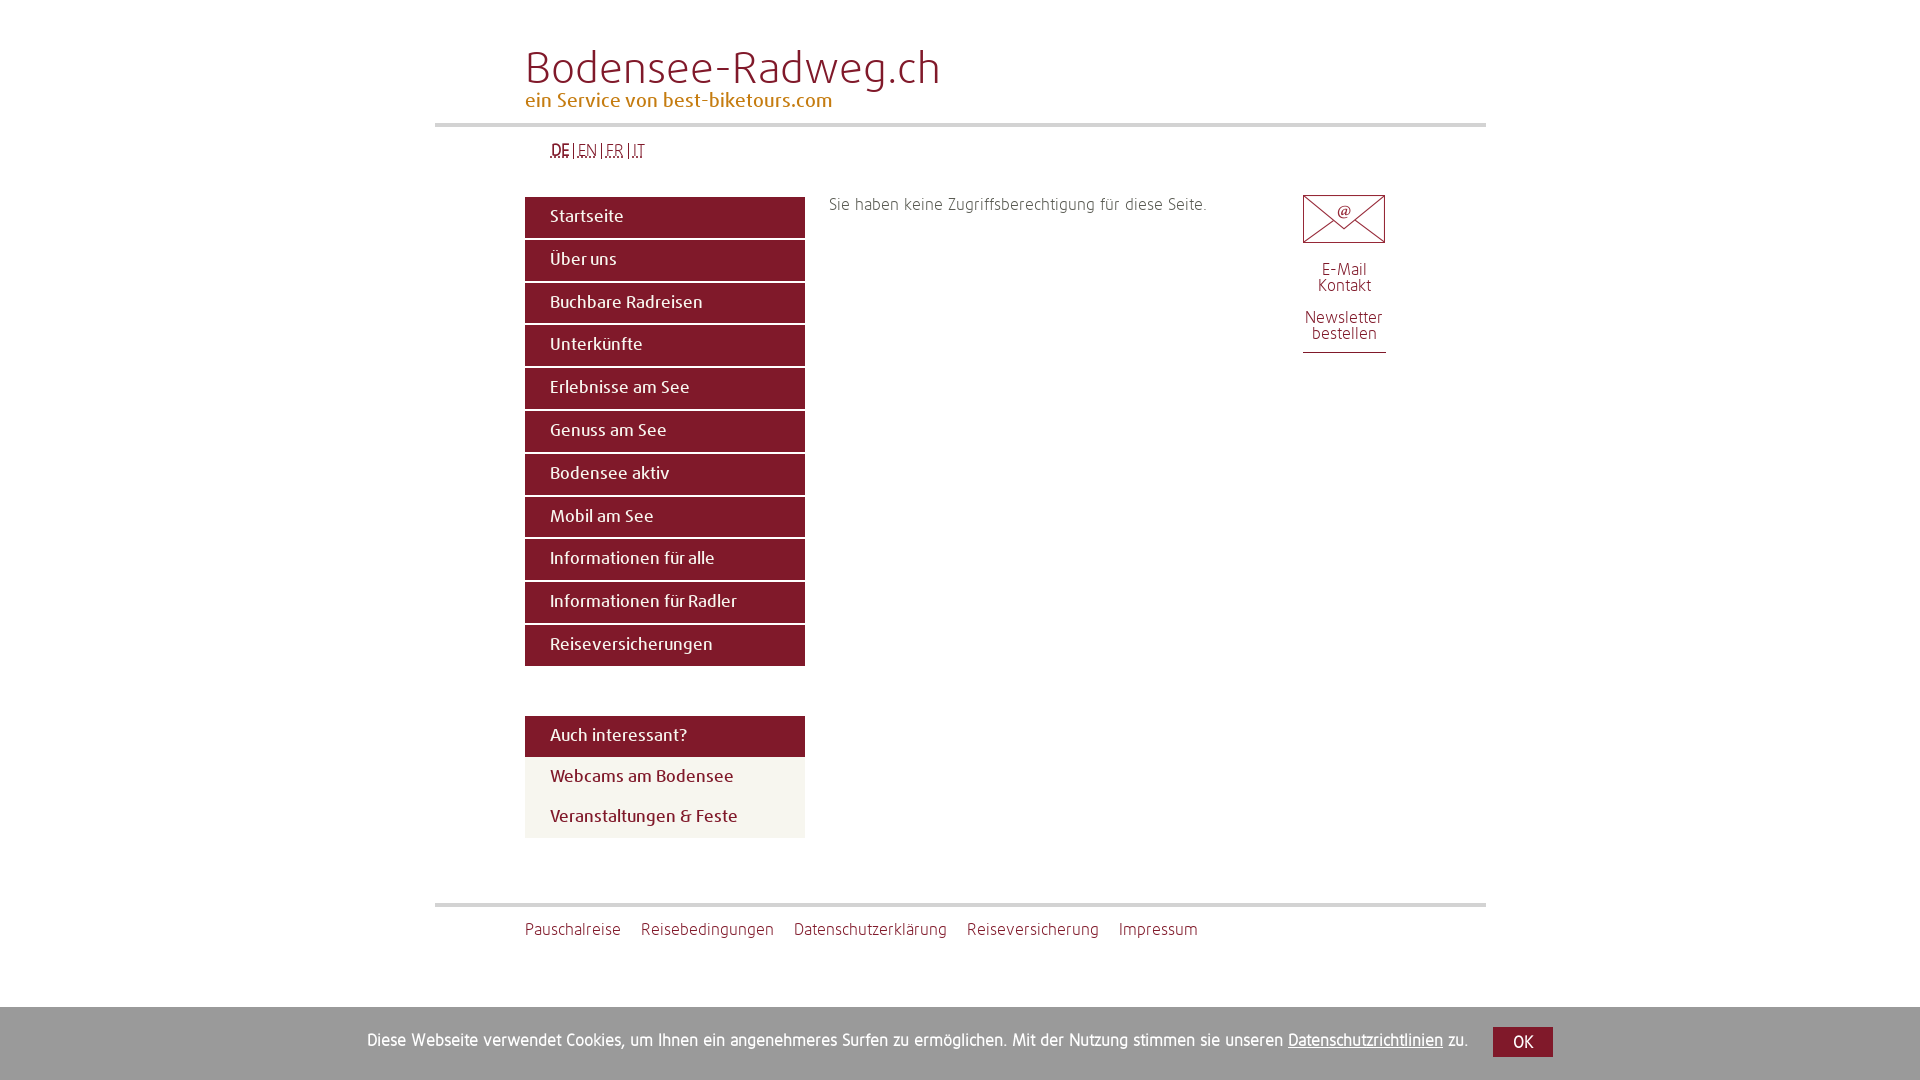 The width and height of the screenshot is (1920, 1080). I want to click on 'EN', so click(575, 149).